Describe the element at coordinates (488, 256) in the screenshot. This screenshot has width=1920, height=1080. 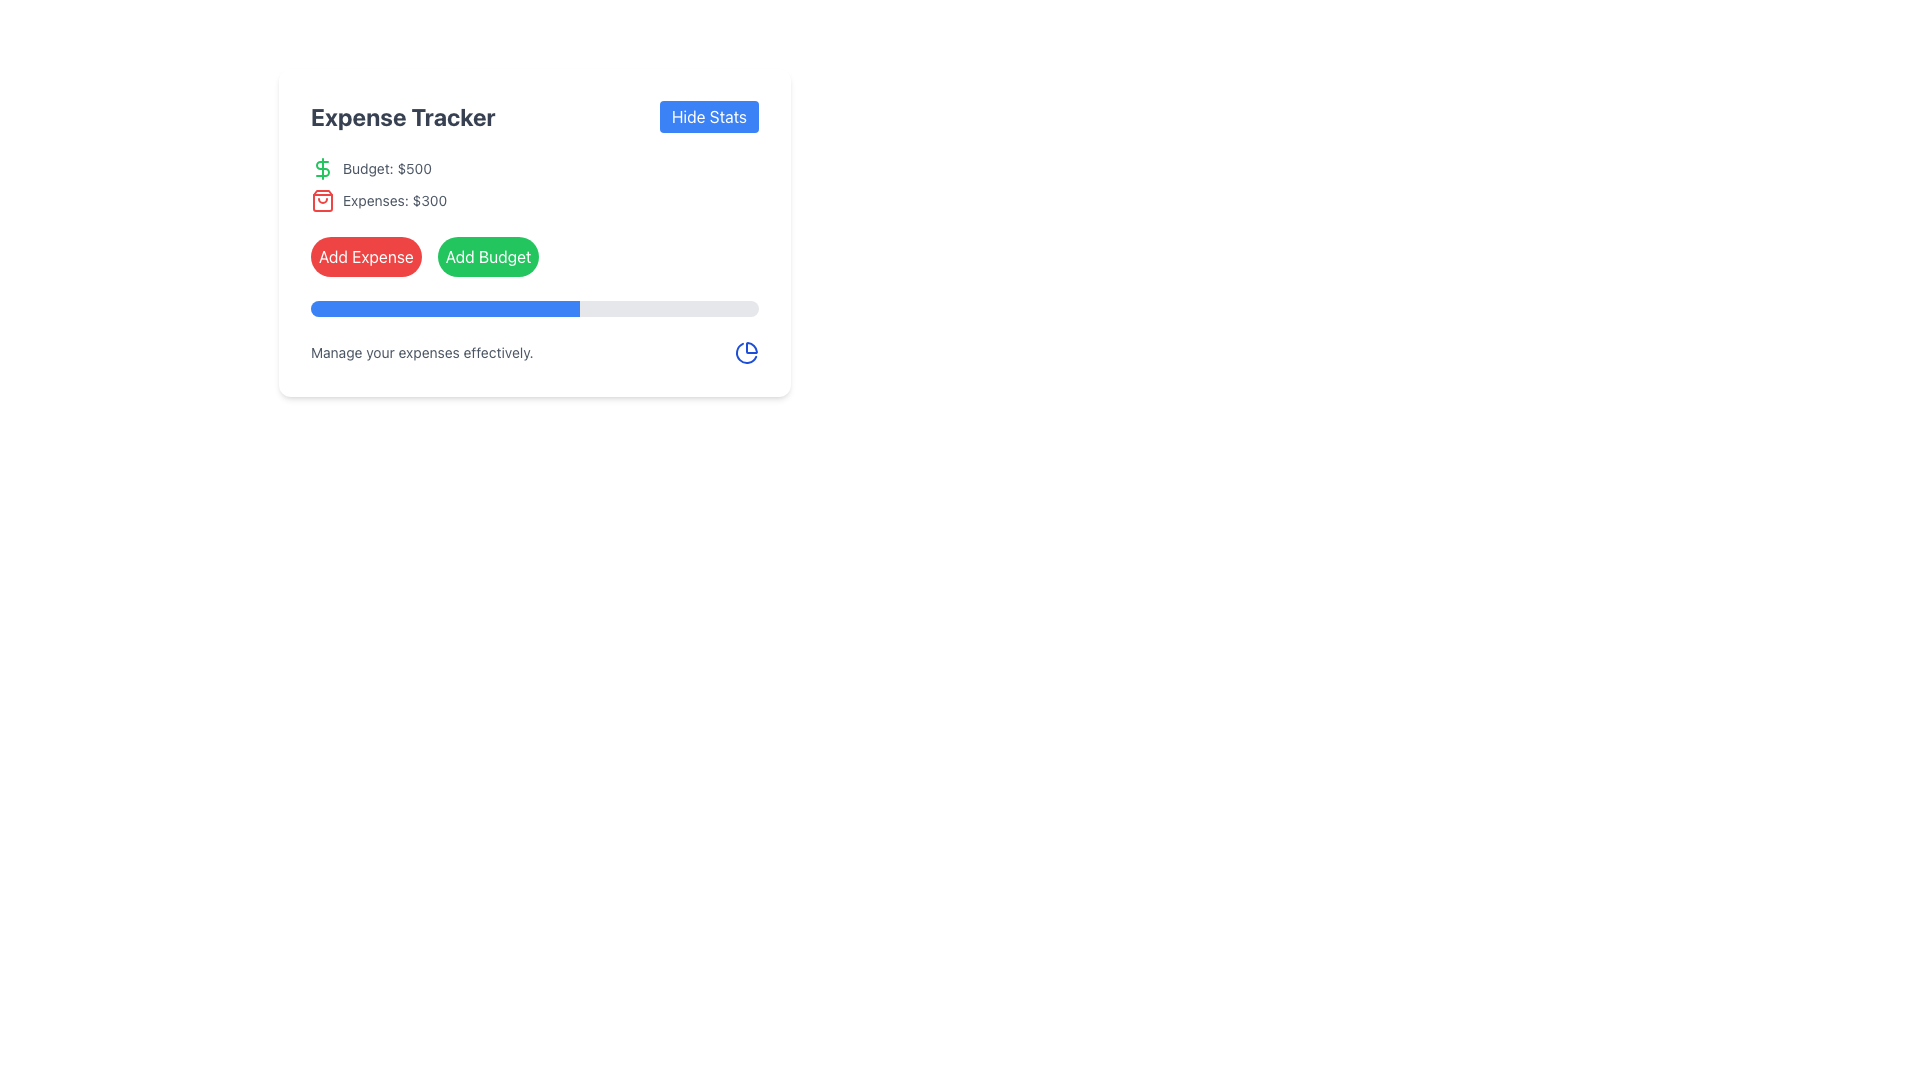
I see `the second button in the horizontal layout for budget management` at that location.